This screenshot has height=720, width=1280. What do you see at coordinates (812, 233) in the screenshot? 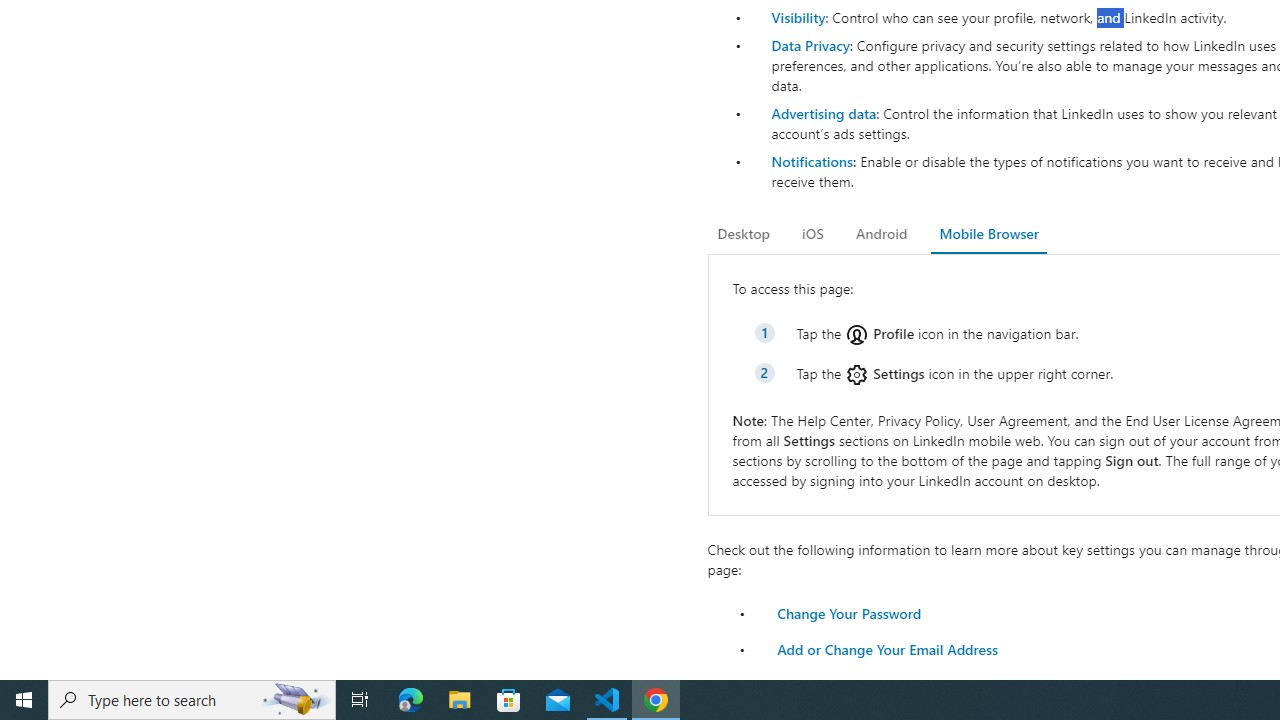
I see `'iOS'` at bounding box center [812, 233].